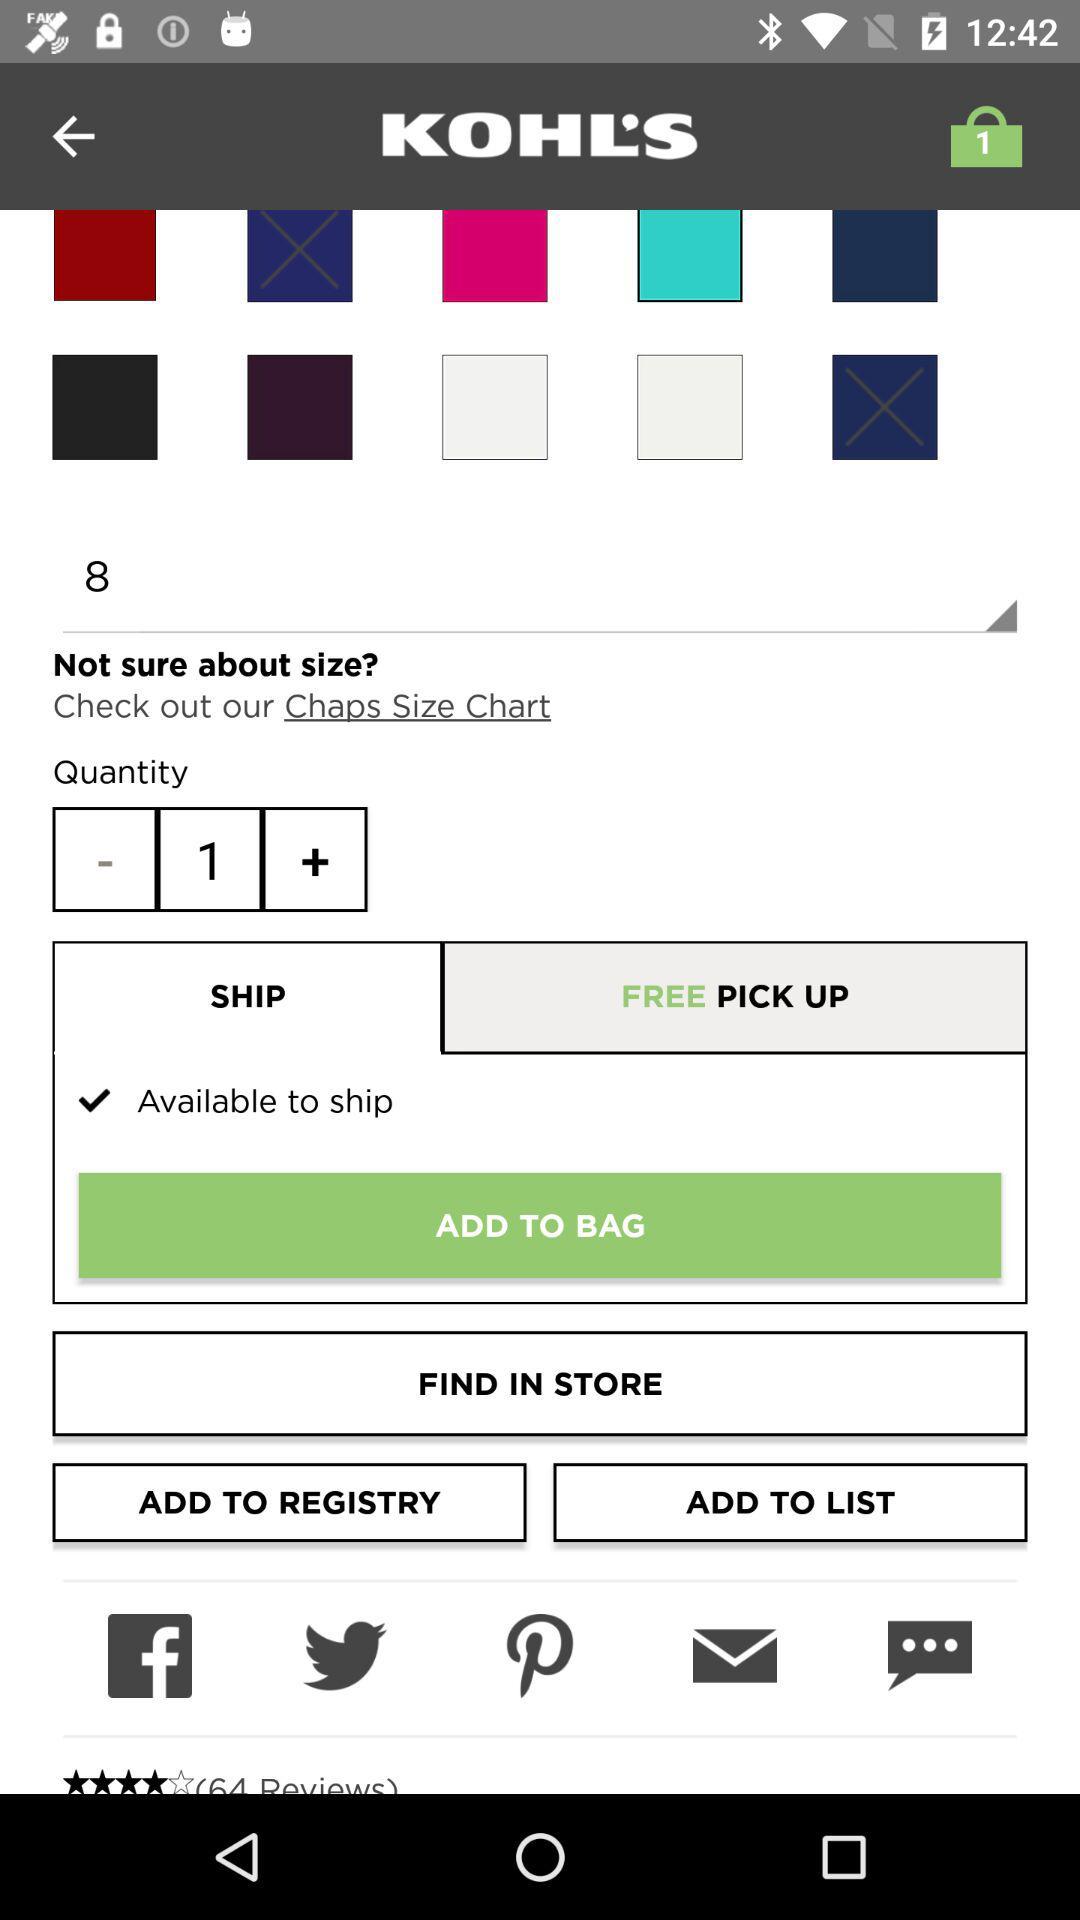 The width and height of the screenshot is (1080, 1920). What do you see at coordinates (300, 255) in the screenshot?
I see `dark blue` at bounding box center [300, 255].